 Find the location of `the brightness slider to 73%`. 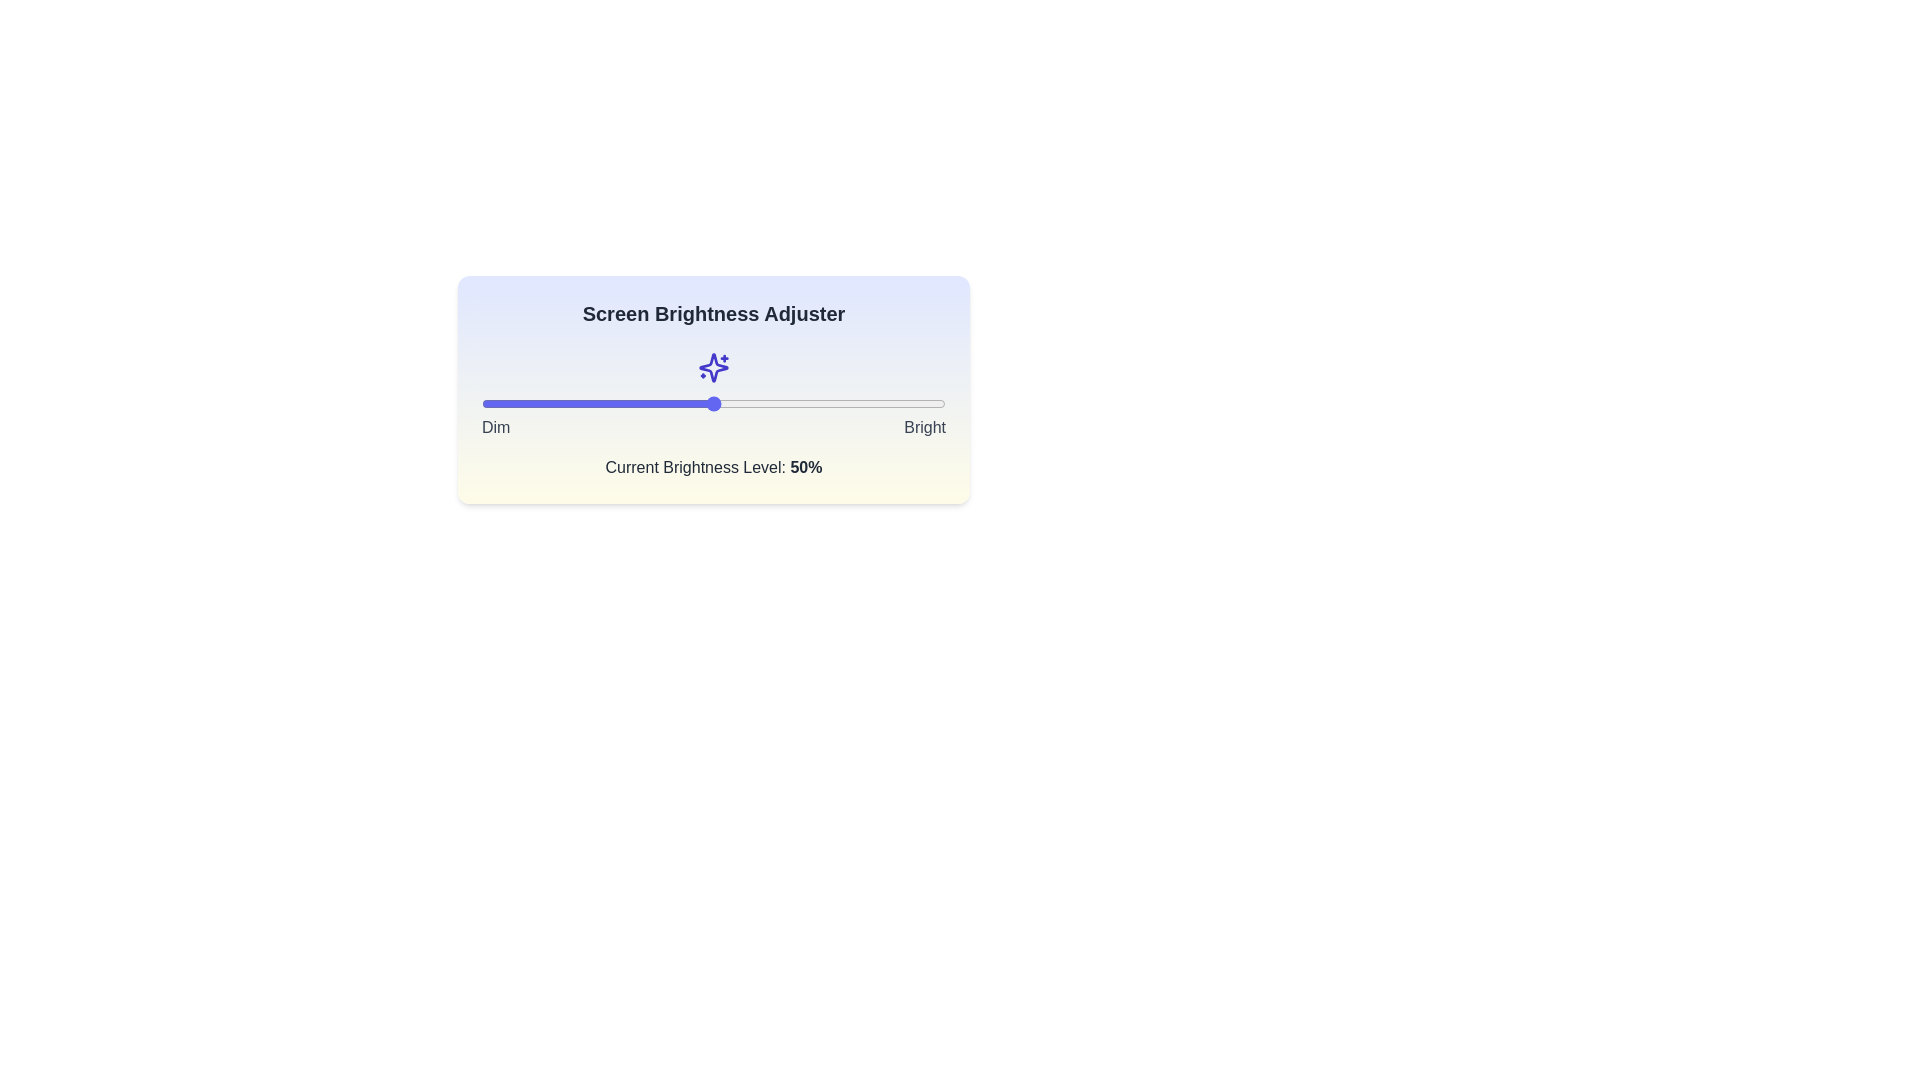

the brightness slider to 73% is located at coordinates (820, 404).